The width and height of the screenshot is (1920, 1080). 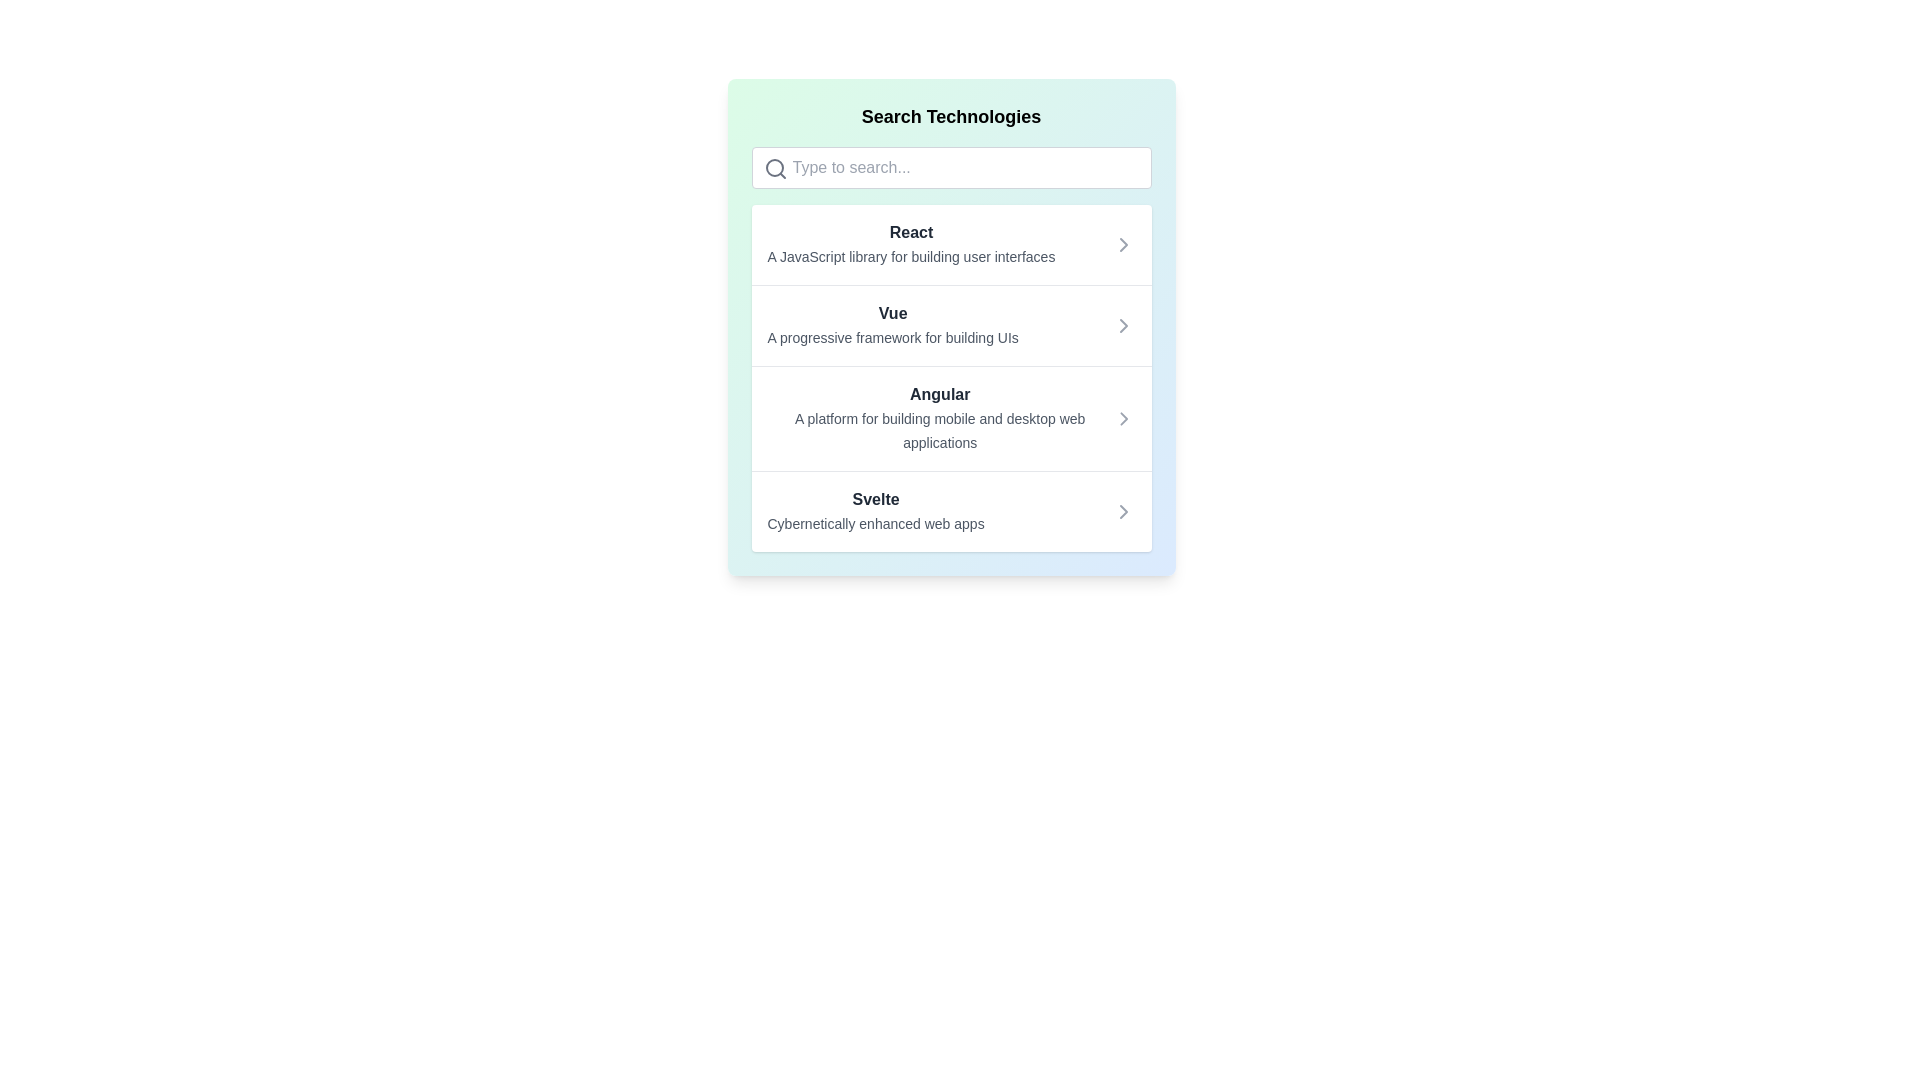 I want to click on the second list item representing Vue technology, so click(x=892, y=325).